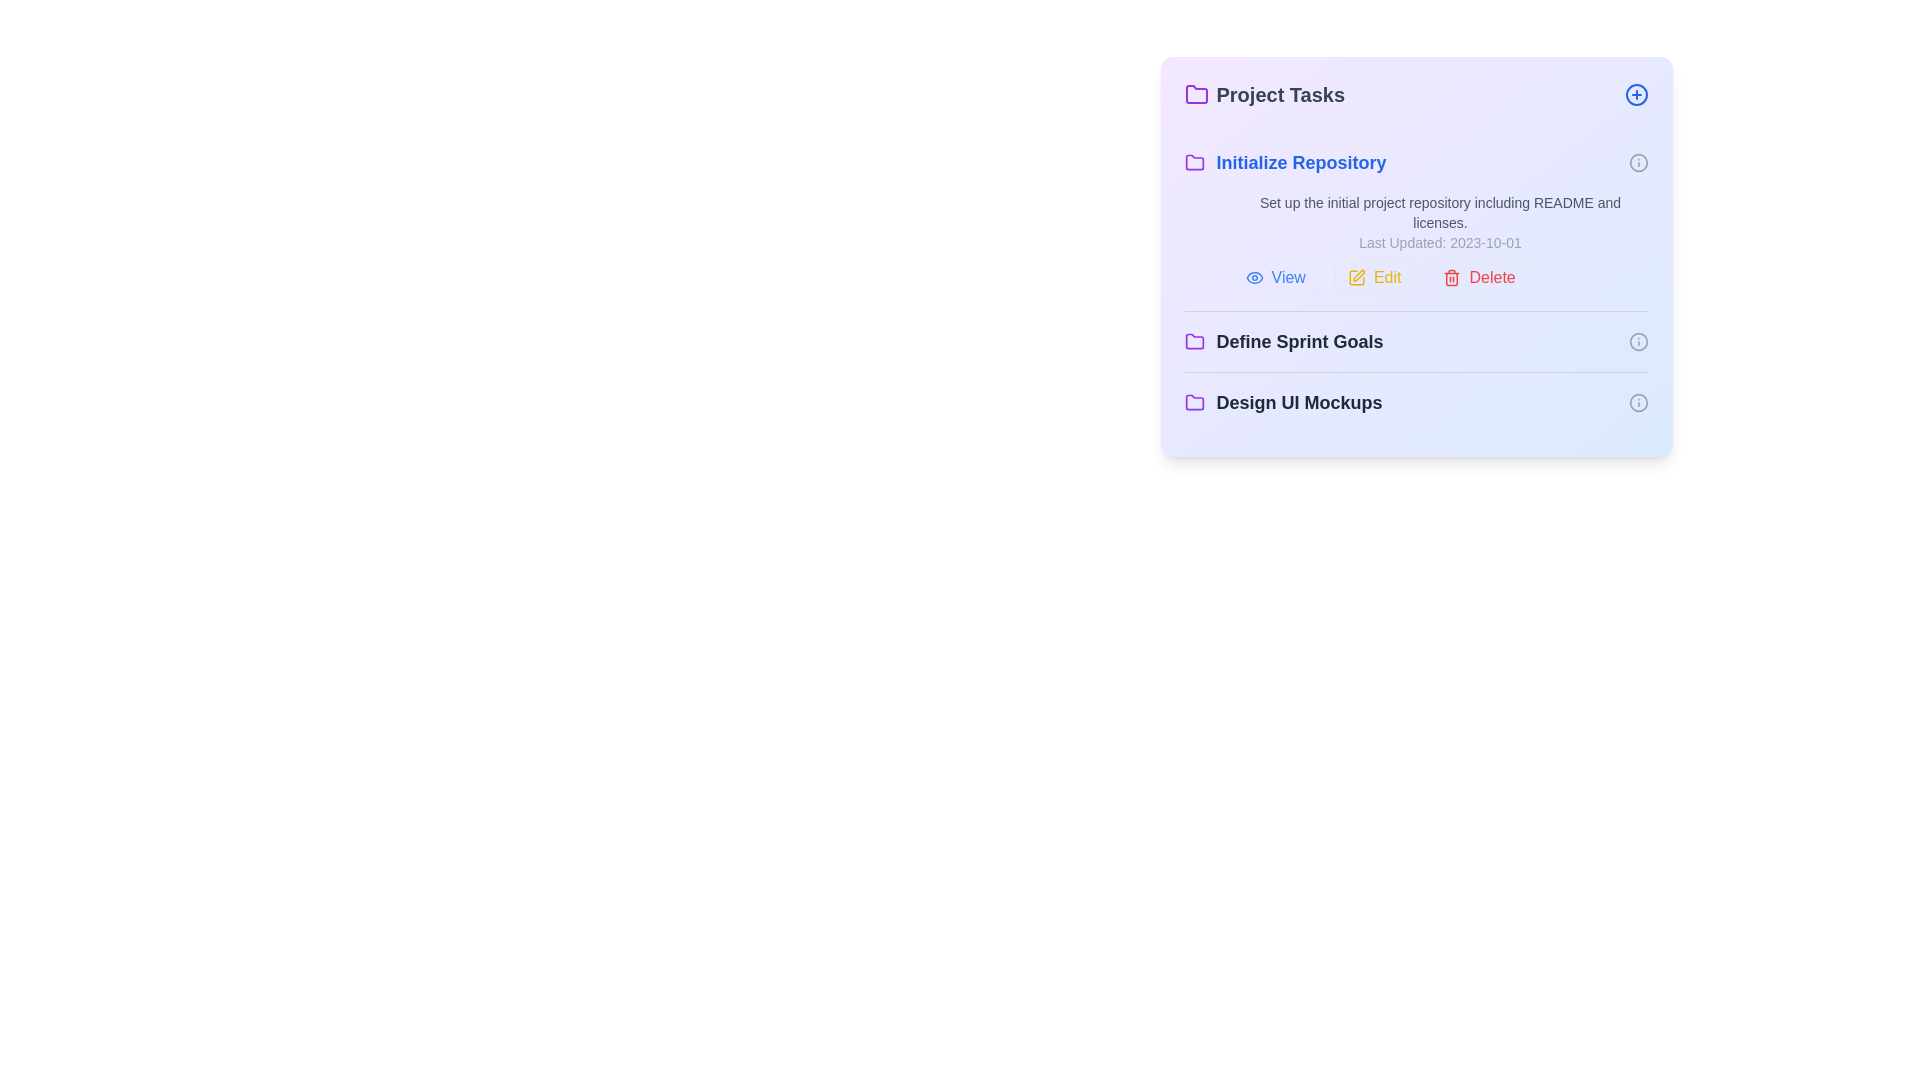  Describe the element at coordinates (1638, 402) in the screenshot. I see `the information icon located at the rightmost side of the row containing 'Design UI Mockups'` at that location.